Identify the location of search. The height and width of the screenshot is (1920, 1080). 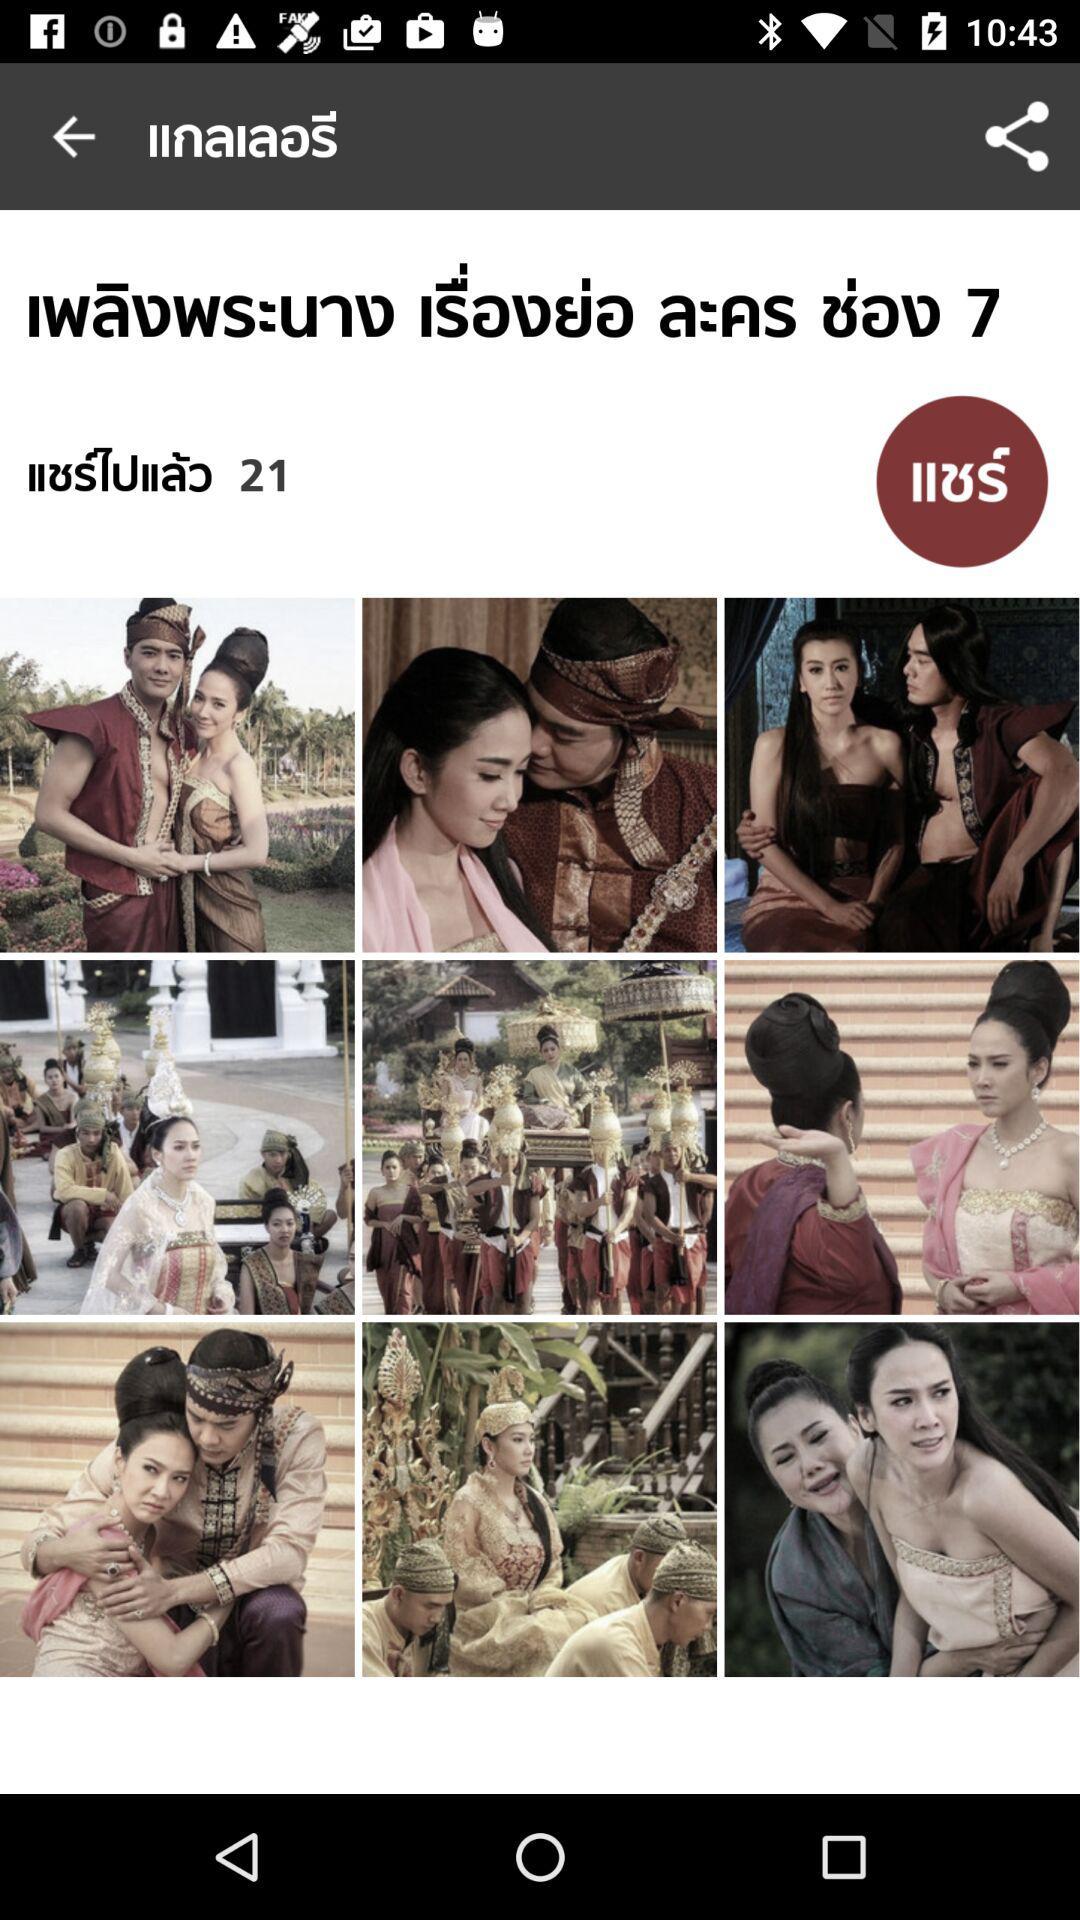
(961, 480).